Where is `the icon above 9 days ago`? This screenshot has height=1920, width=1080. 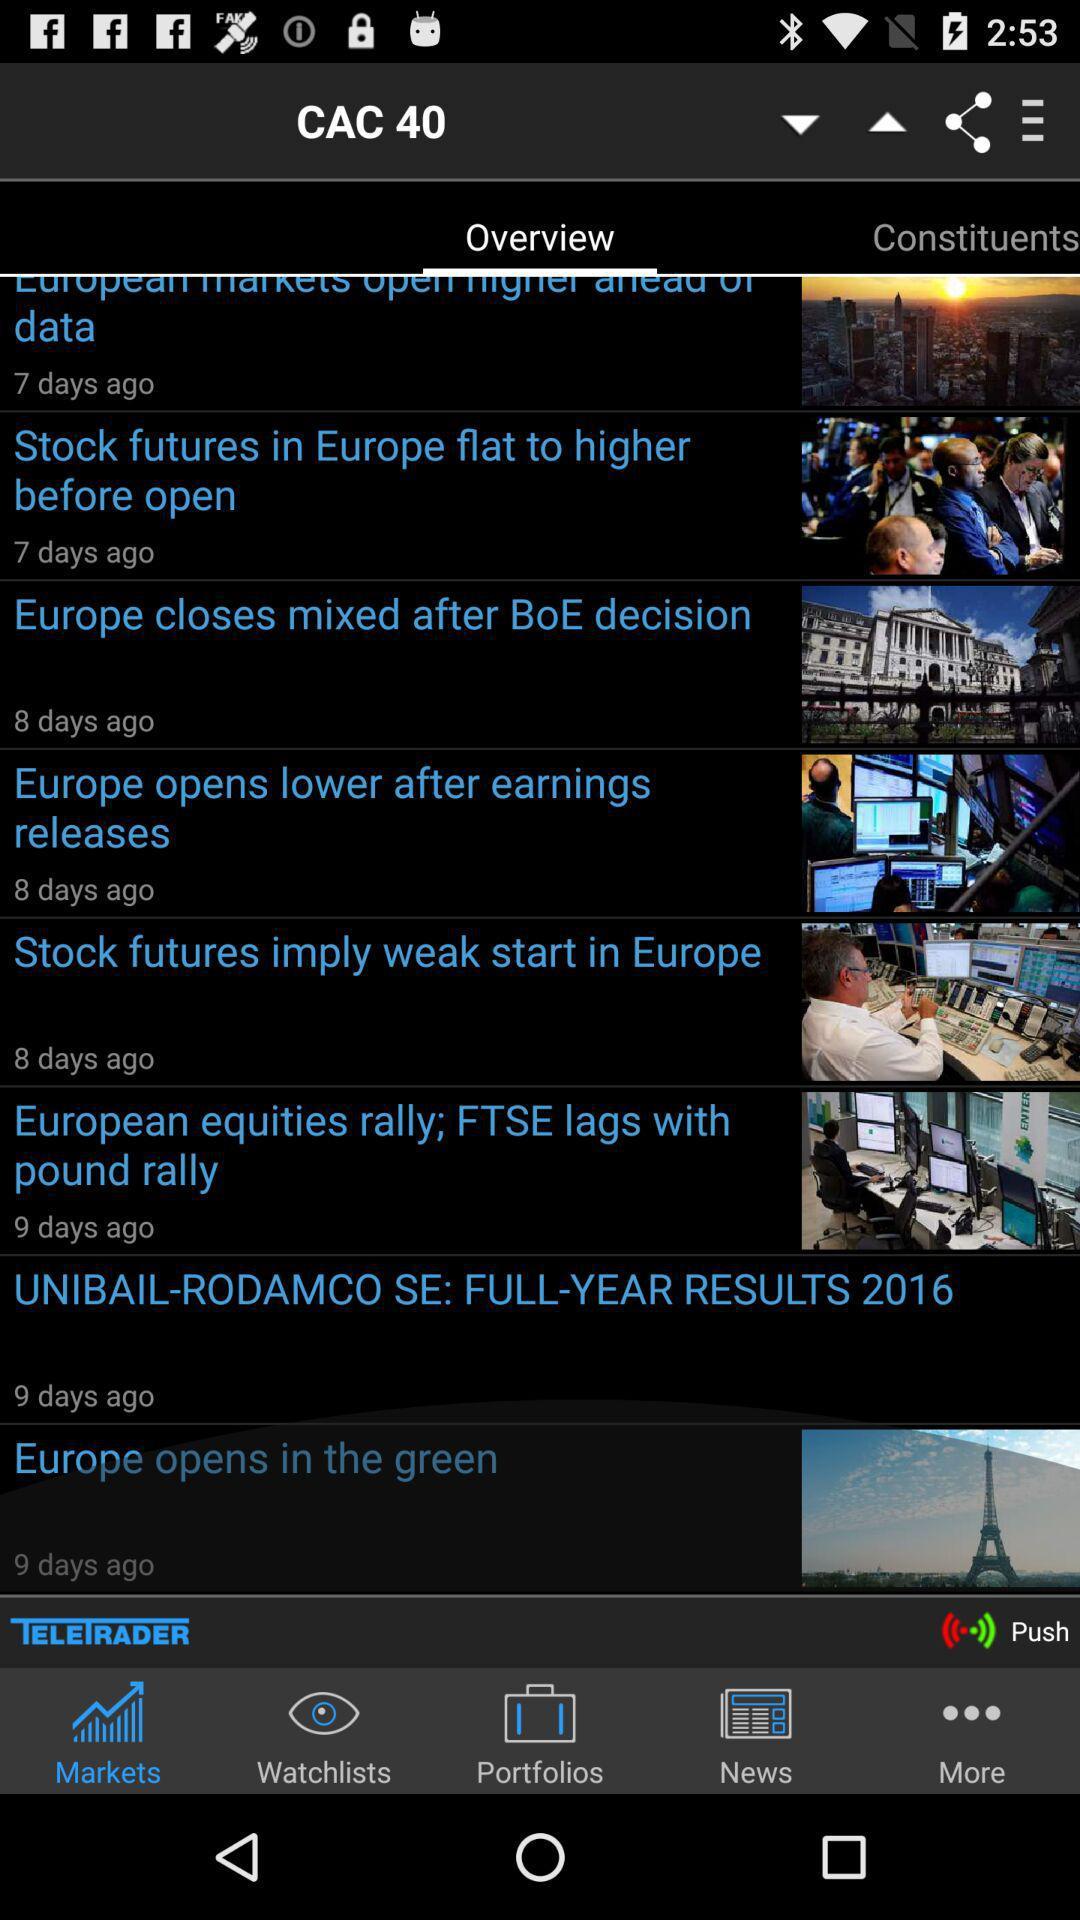
the icon above 9 days ago is located at coordinates (546, 1316).